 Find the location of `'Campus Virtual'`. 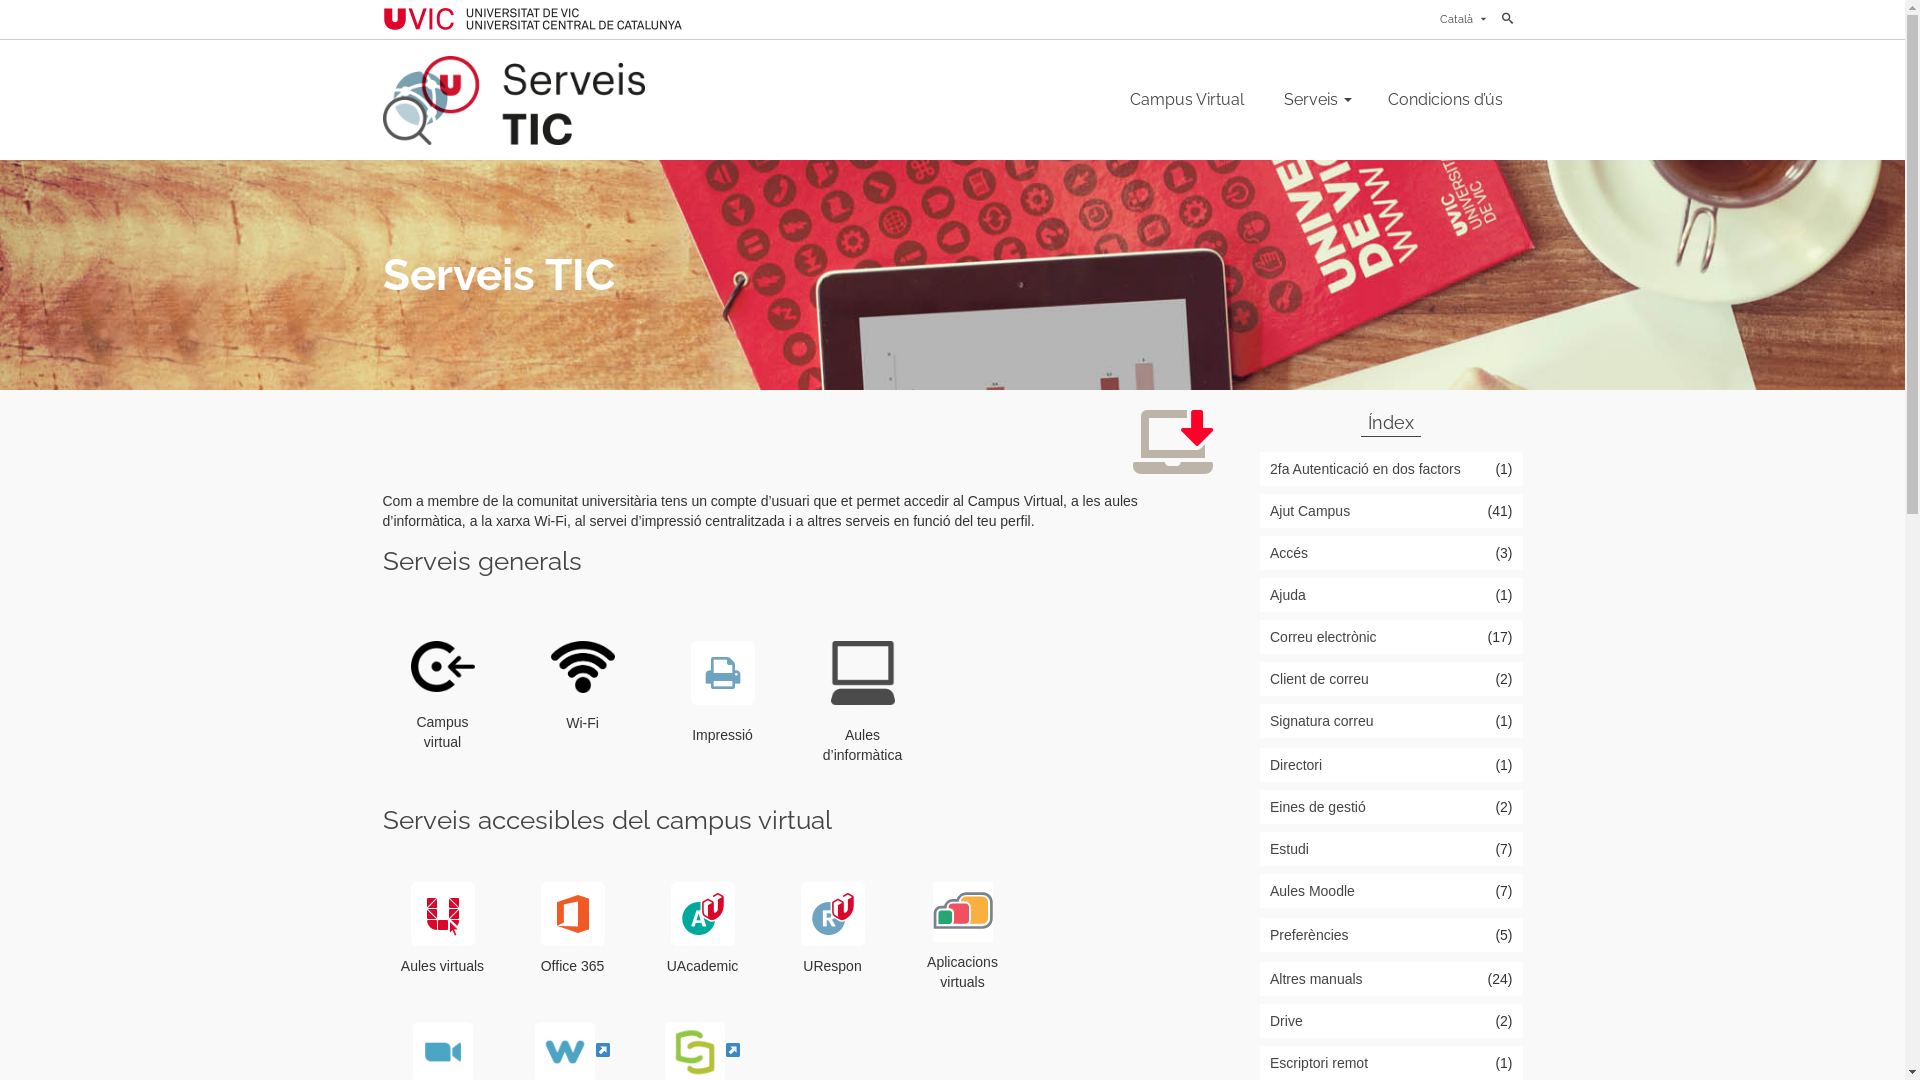

'Campus Virtual' is located at coordinates (1186, 100).